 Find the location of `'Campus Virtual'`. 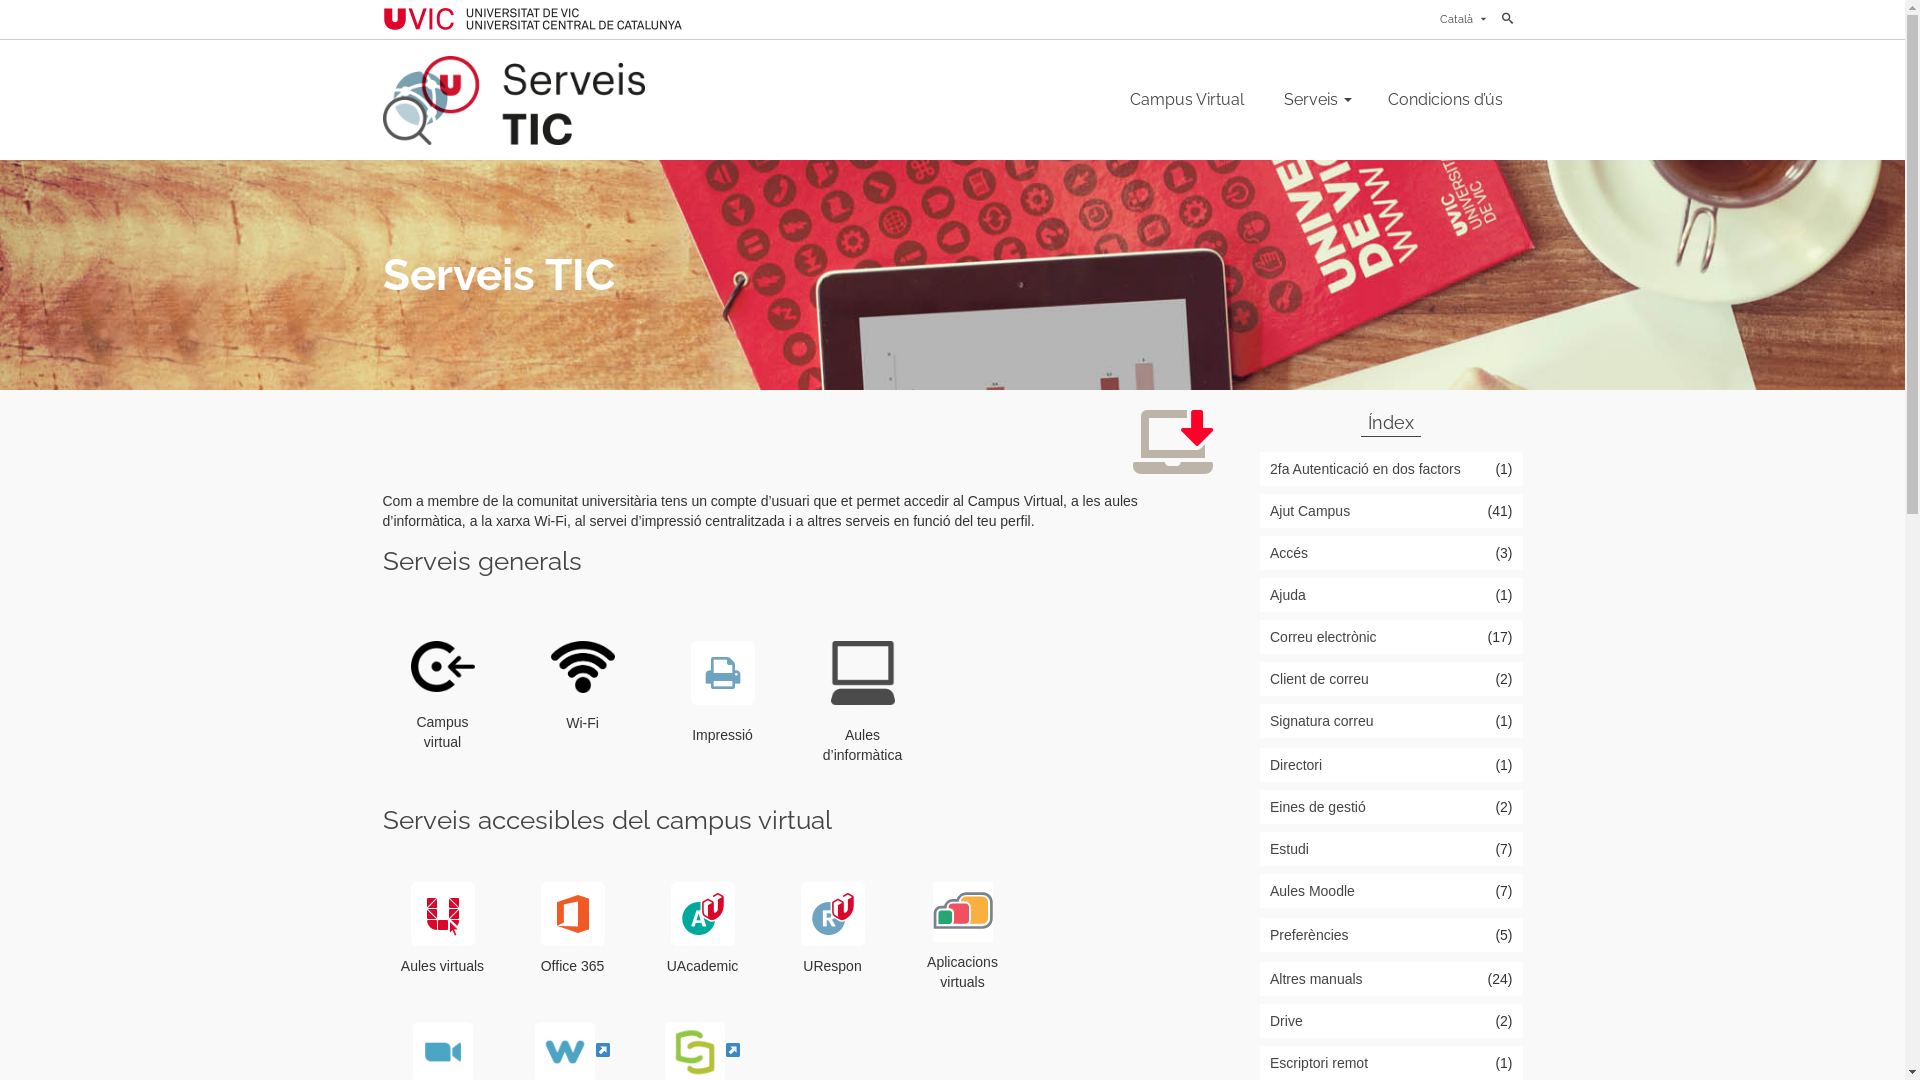

'Campus Virtual' is located at coordinates (1186, 100).